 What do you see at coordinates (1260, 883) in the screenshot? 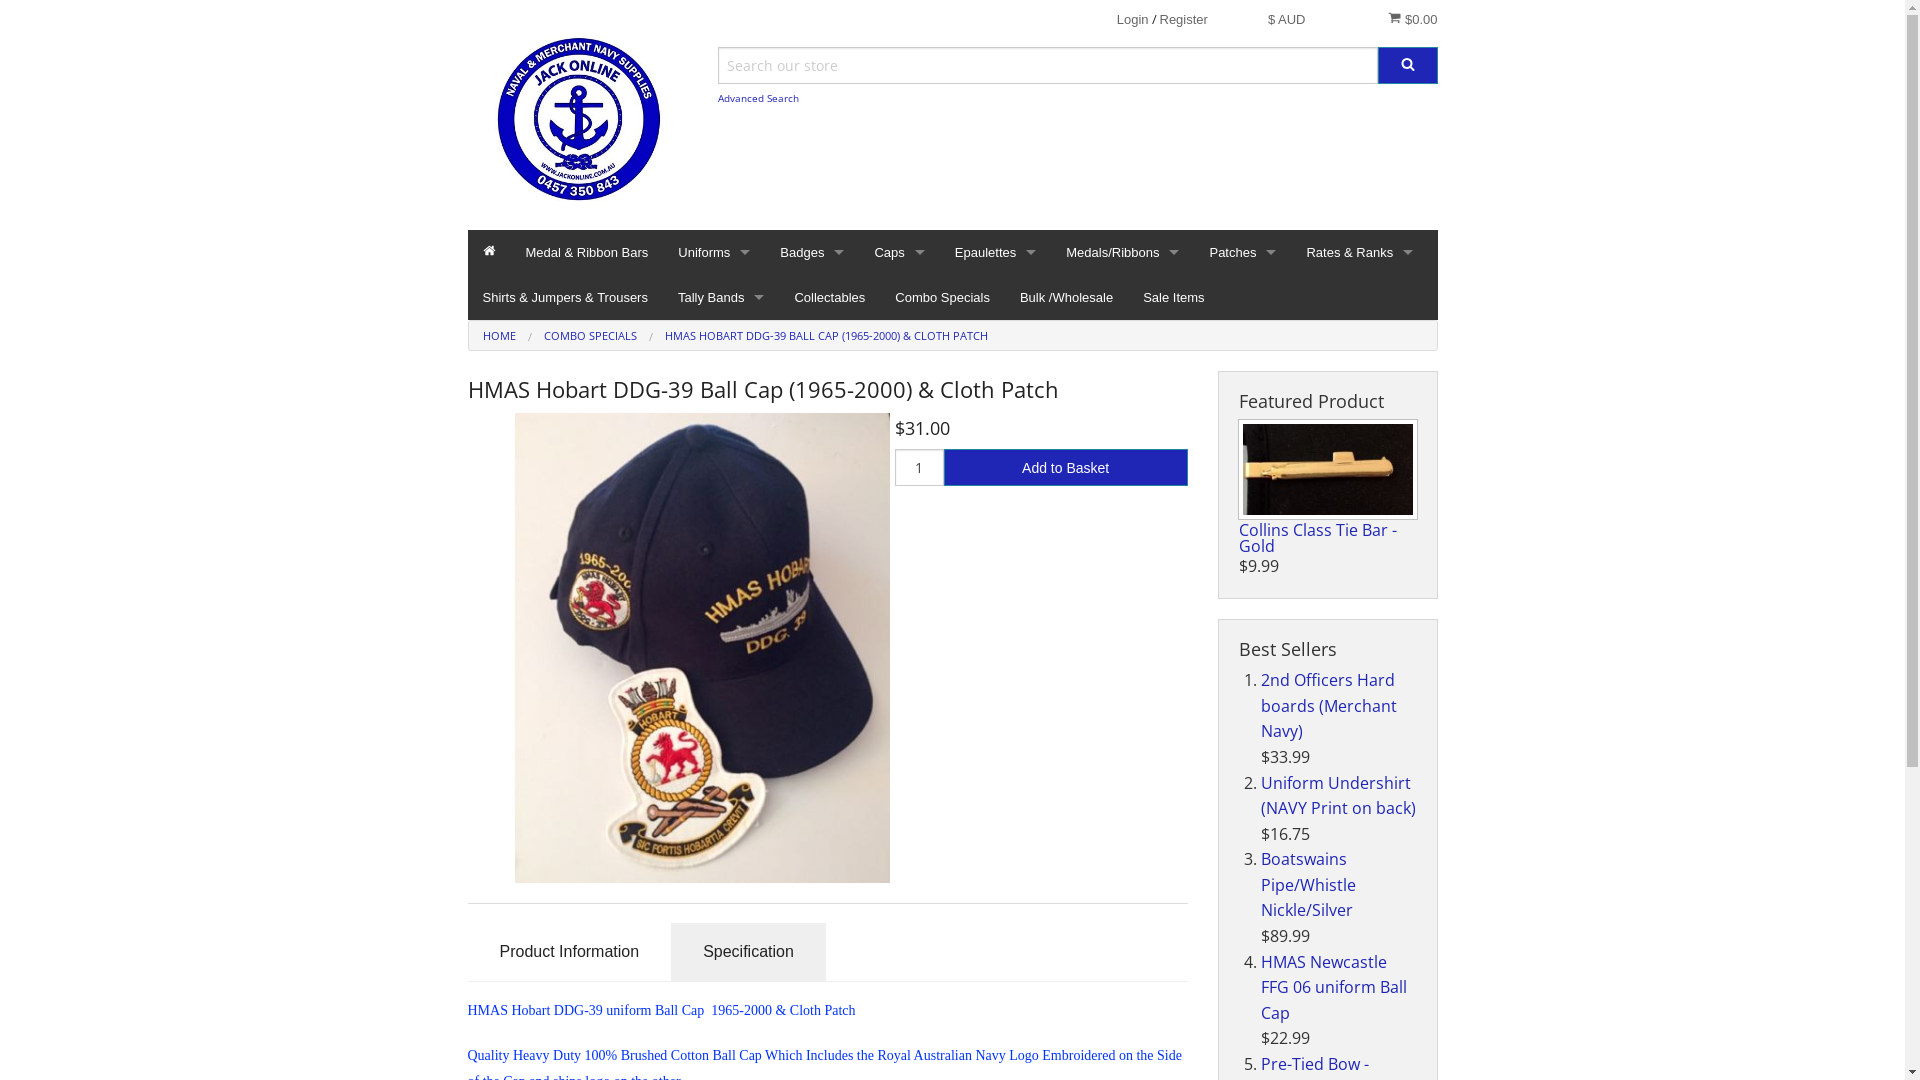
I see `'Boatswains Pipe/Whistle Nickle/Silver'` at bounding box center [1260, 883].